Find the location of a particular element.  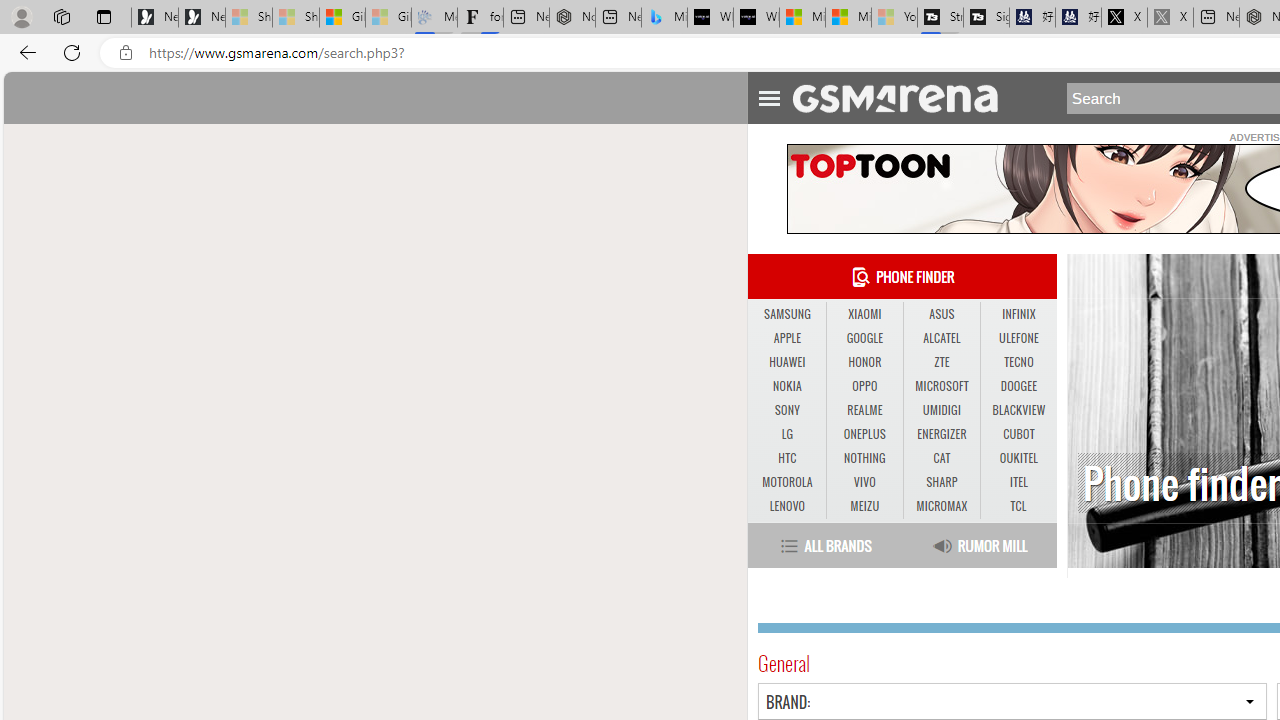

'GOOGLE' is located at coordinates (864, 337).